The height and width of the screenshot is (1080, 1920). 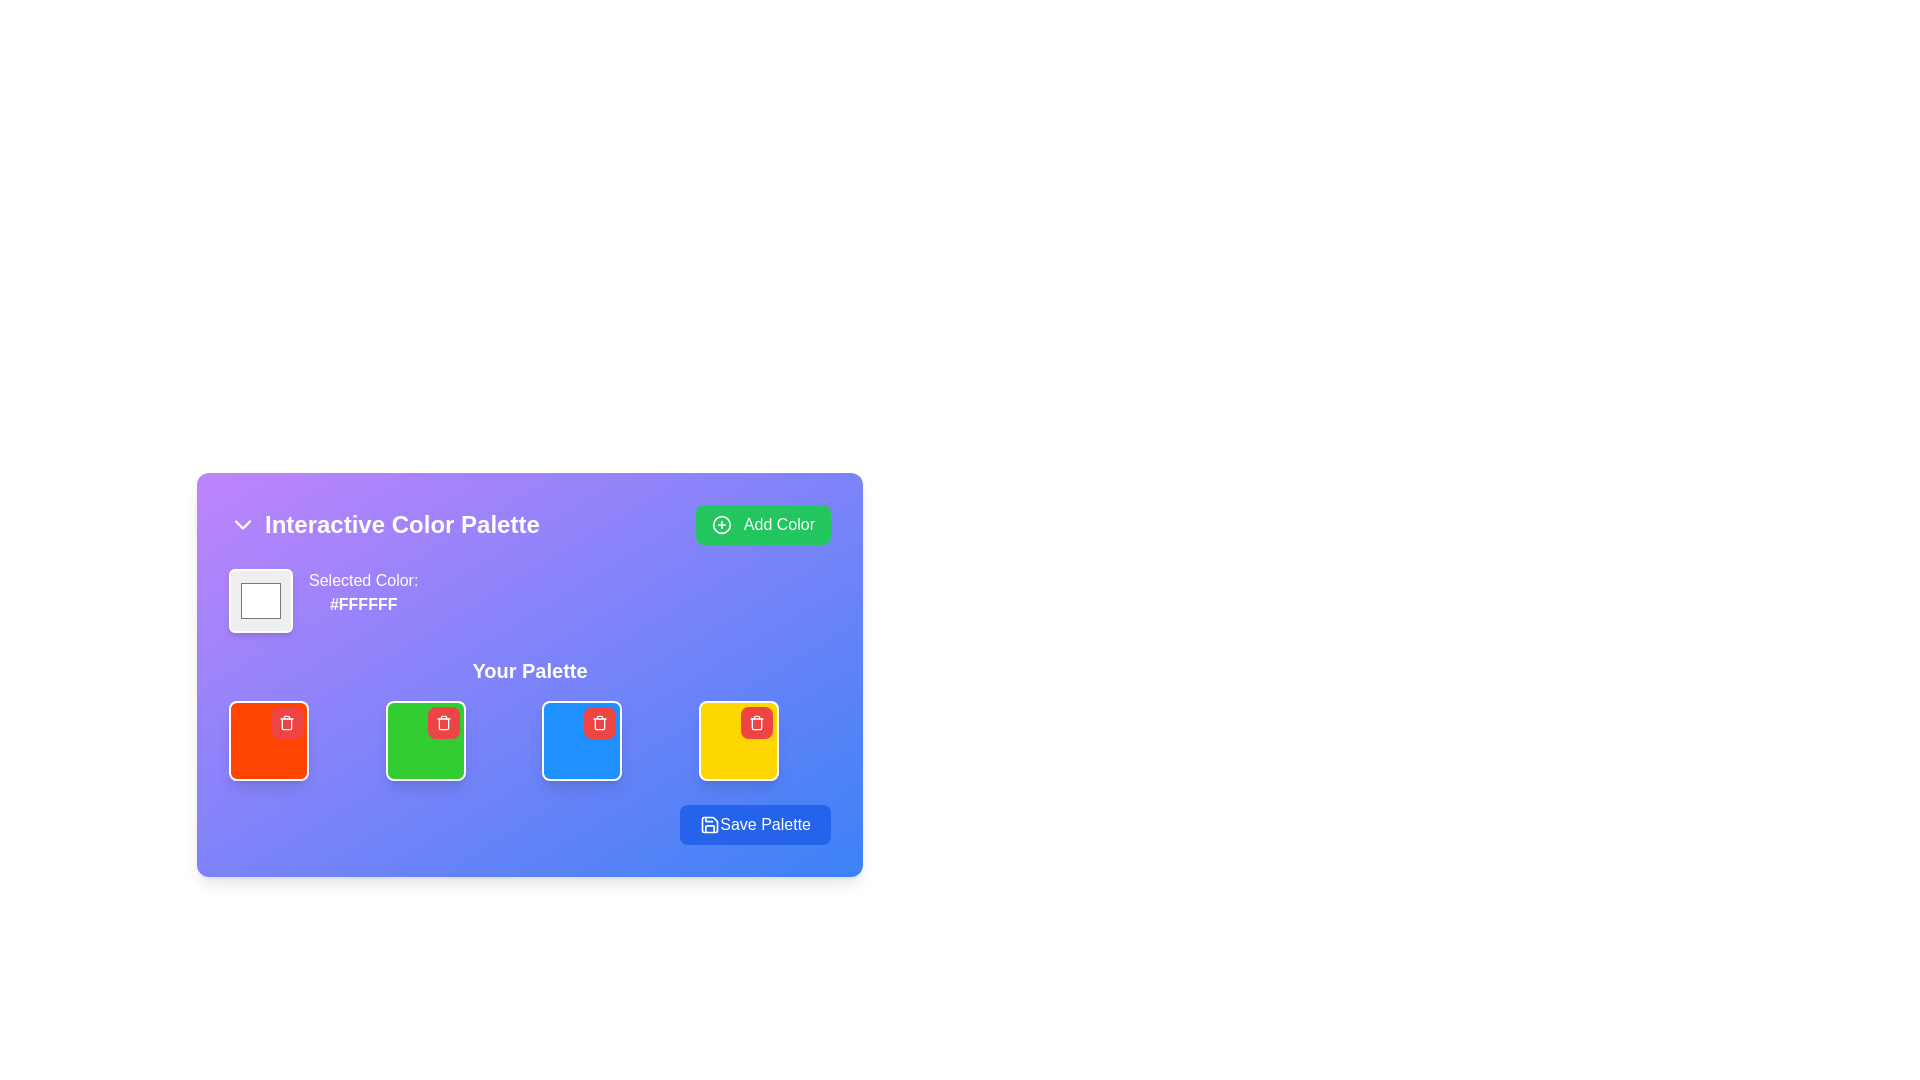 What do you see at coordinates (384, 523) in the screenshot?
I see `the chevron-down icon adjacent to the 'Interactive Color Palette' heading if it is interactive` at bounding box center [384, 523].